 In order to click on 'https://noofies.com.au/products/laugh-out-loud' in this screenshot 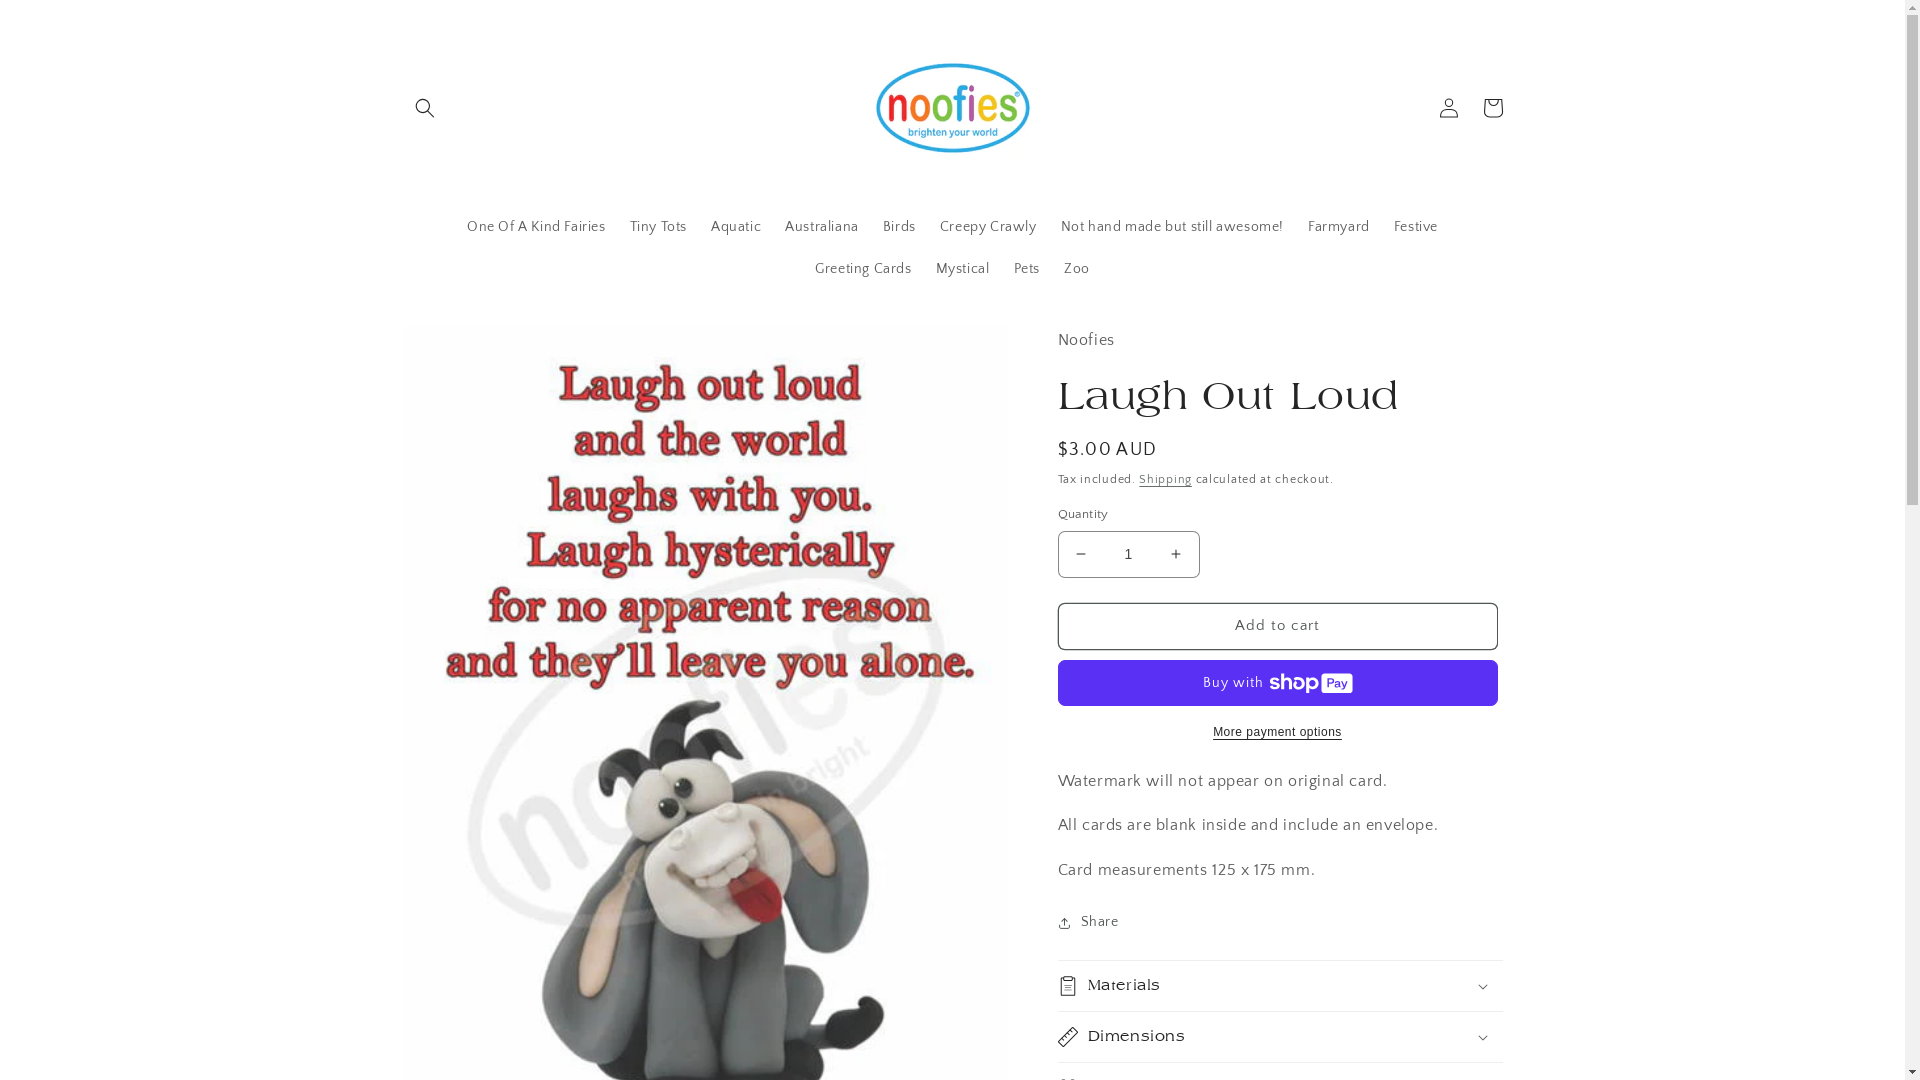, I will do `click(1177, 987)`.